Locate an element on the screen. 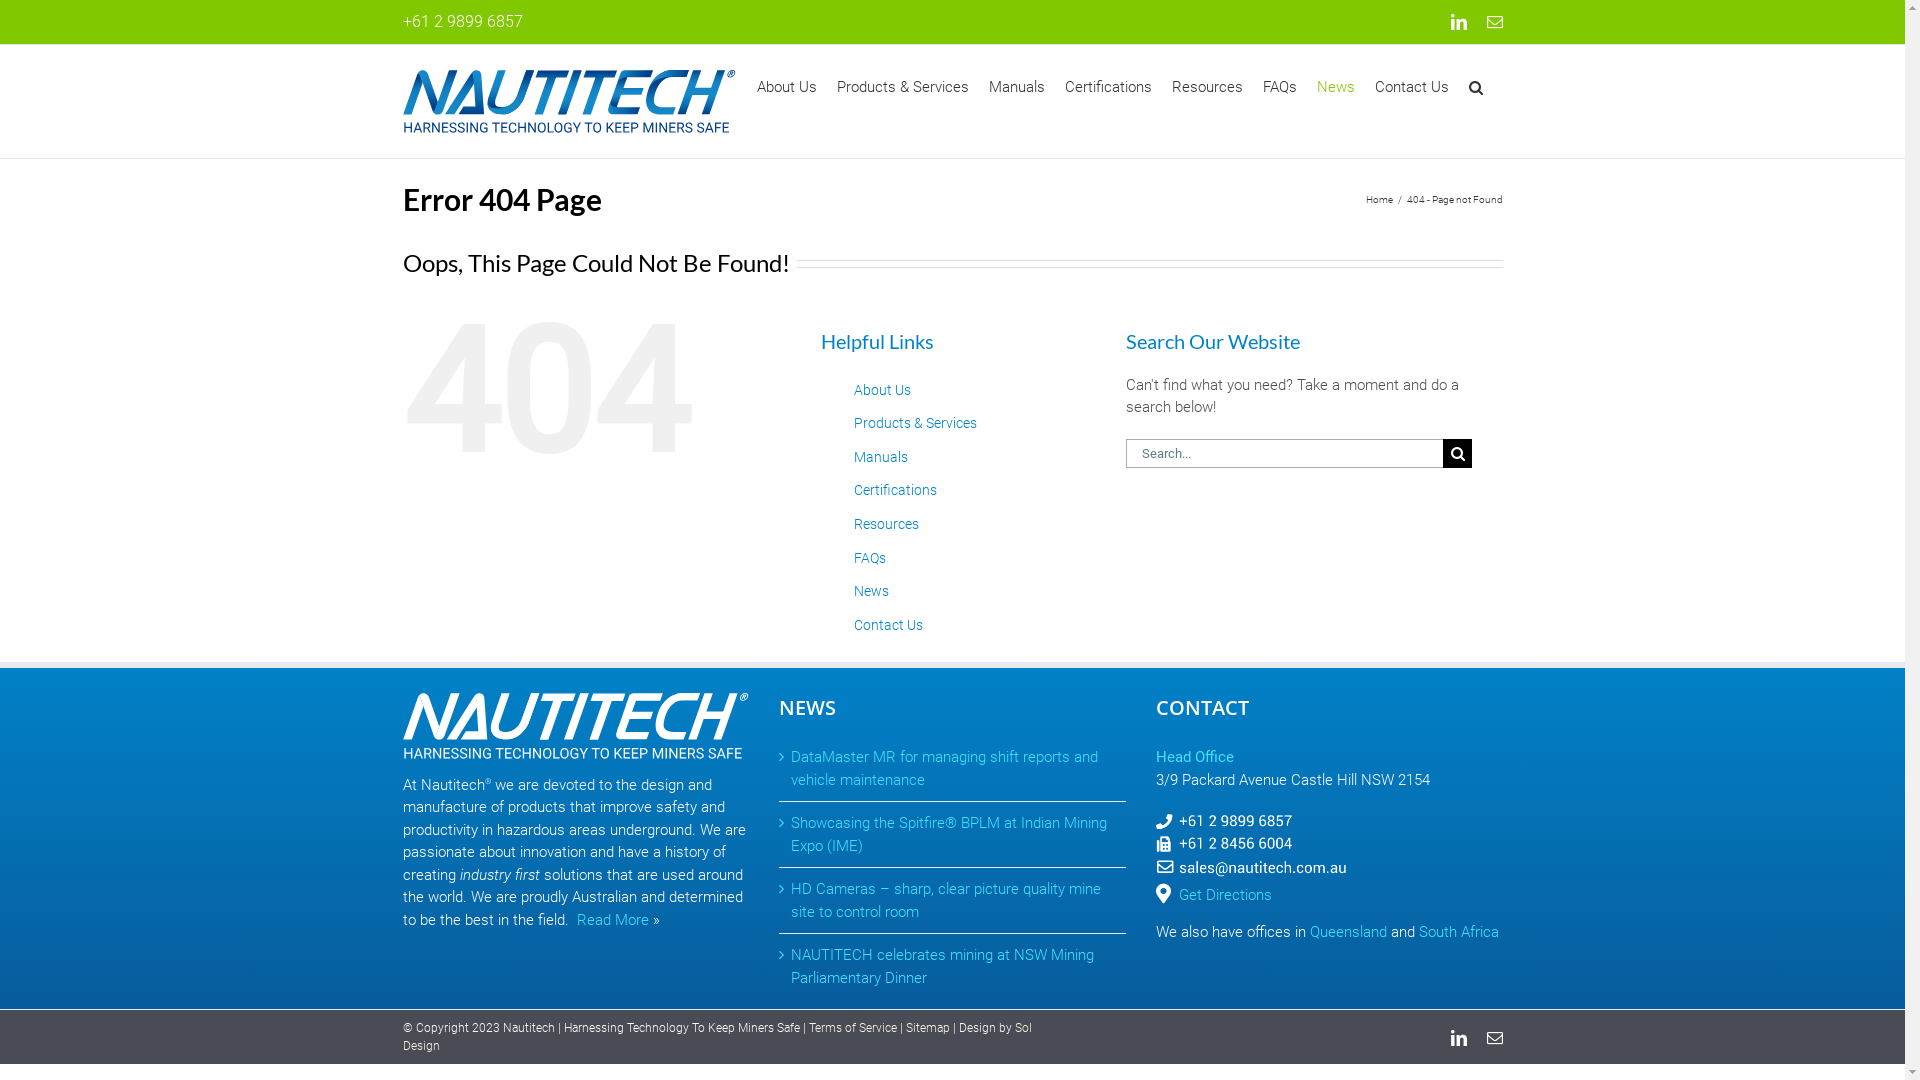 This screenshot has width=1920, height=1080. 'South Africa' is located at coordinates (1459, 932).